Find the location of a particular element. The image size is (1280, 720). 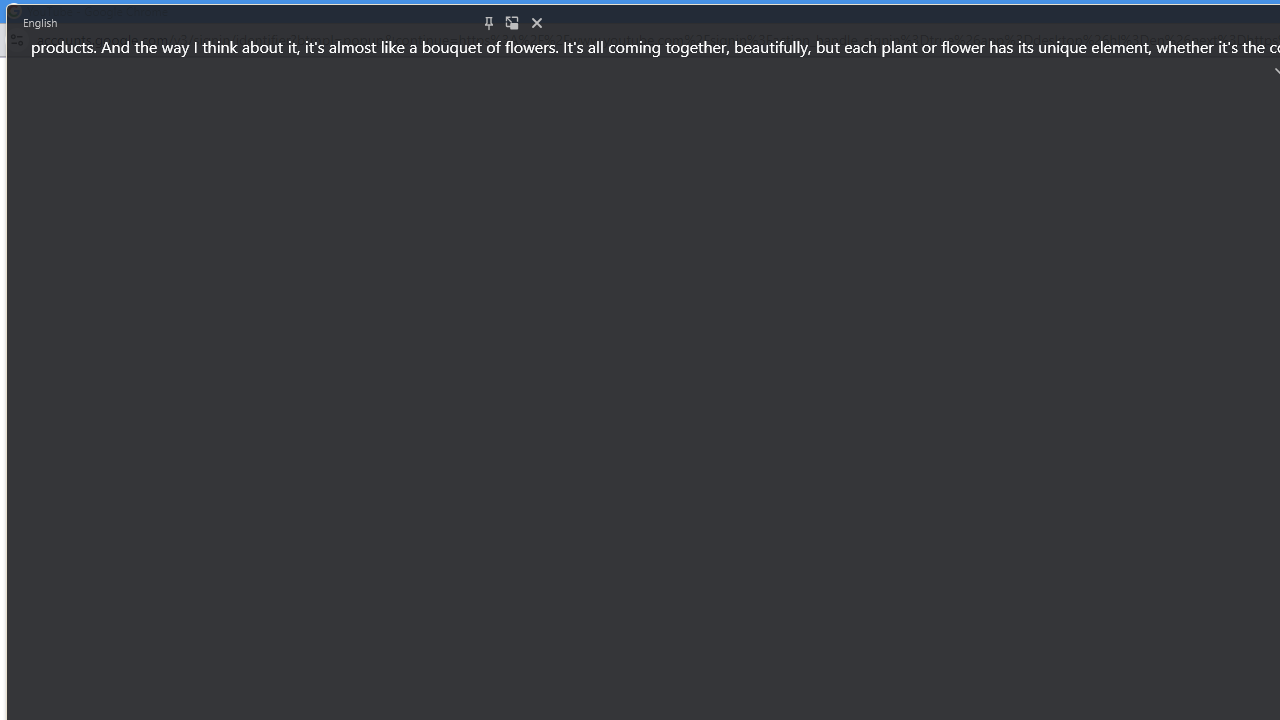

'Back to tab' is located at coordinates (512, 23).